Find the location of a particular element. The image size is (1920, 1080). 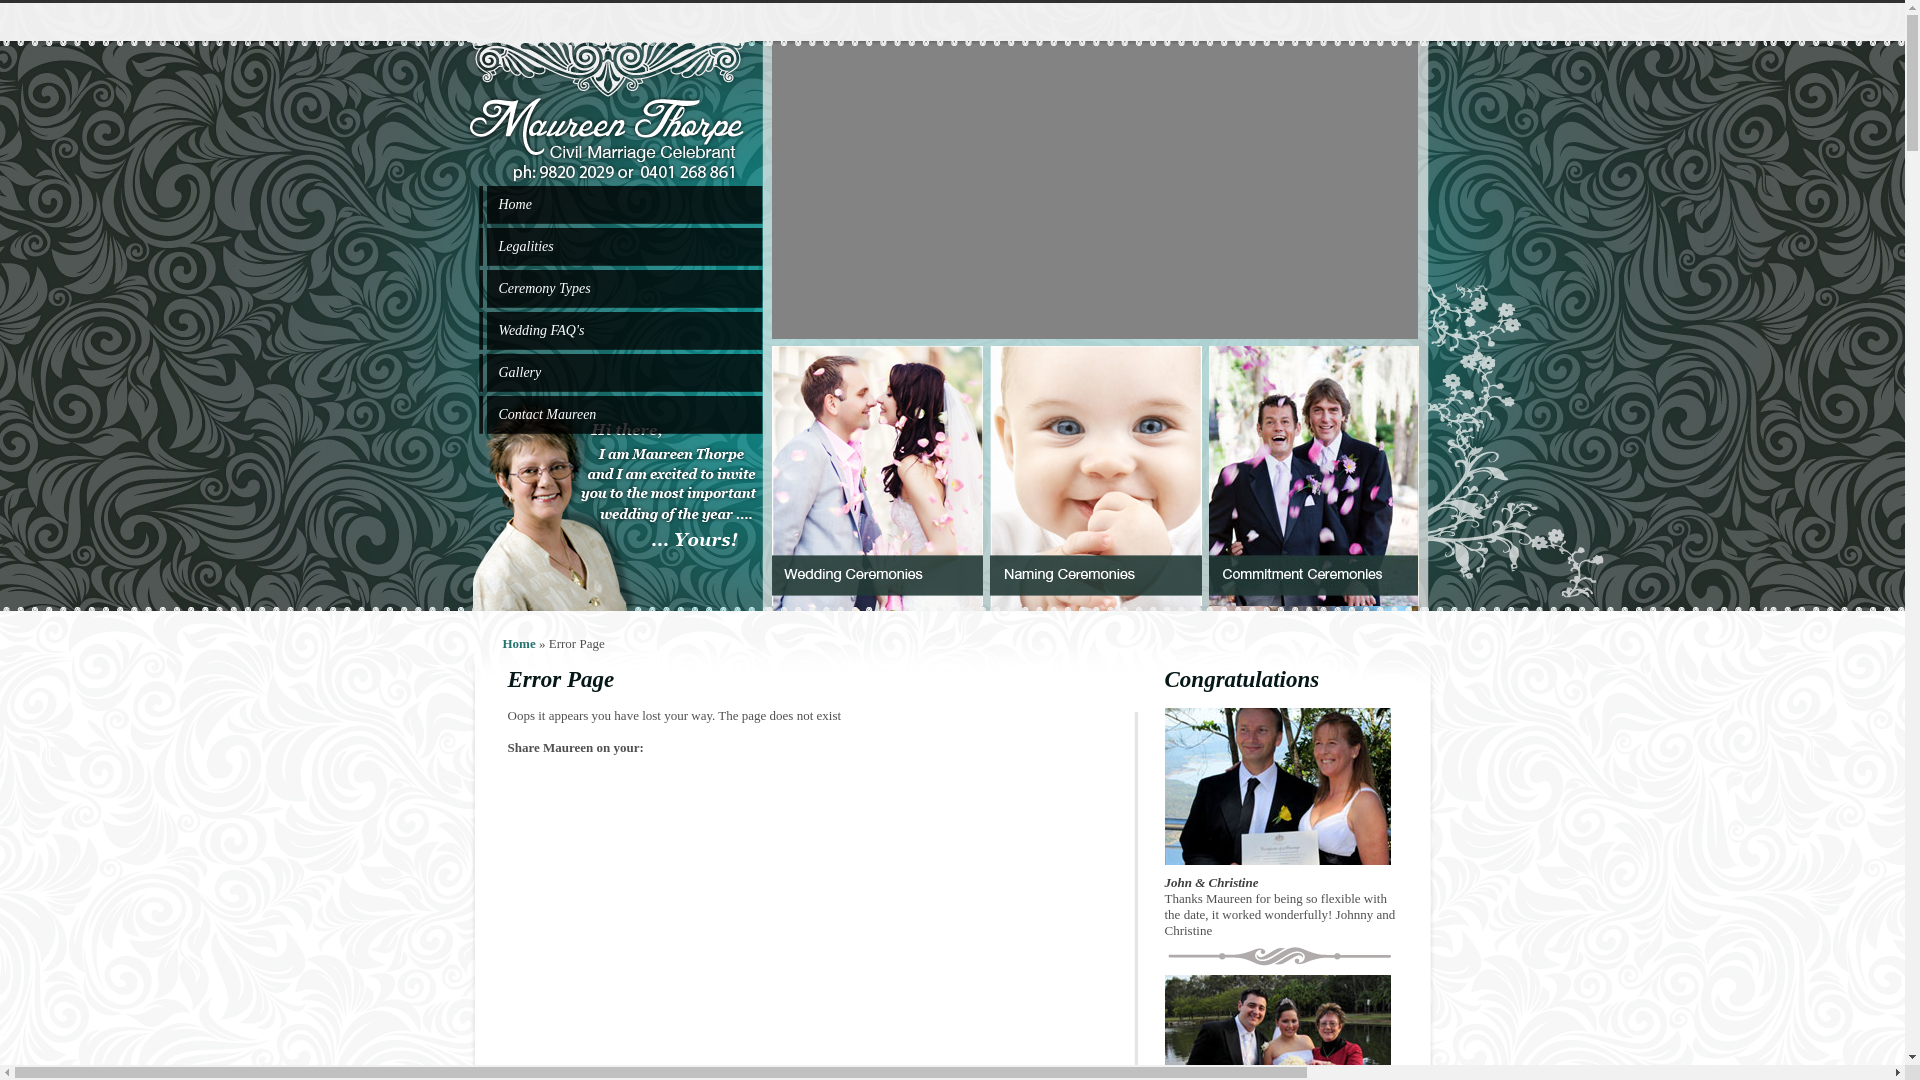

'Home' is located at coordinates (518, 643).